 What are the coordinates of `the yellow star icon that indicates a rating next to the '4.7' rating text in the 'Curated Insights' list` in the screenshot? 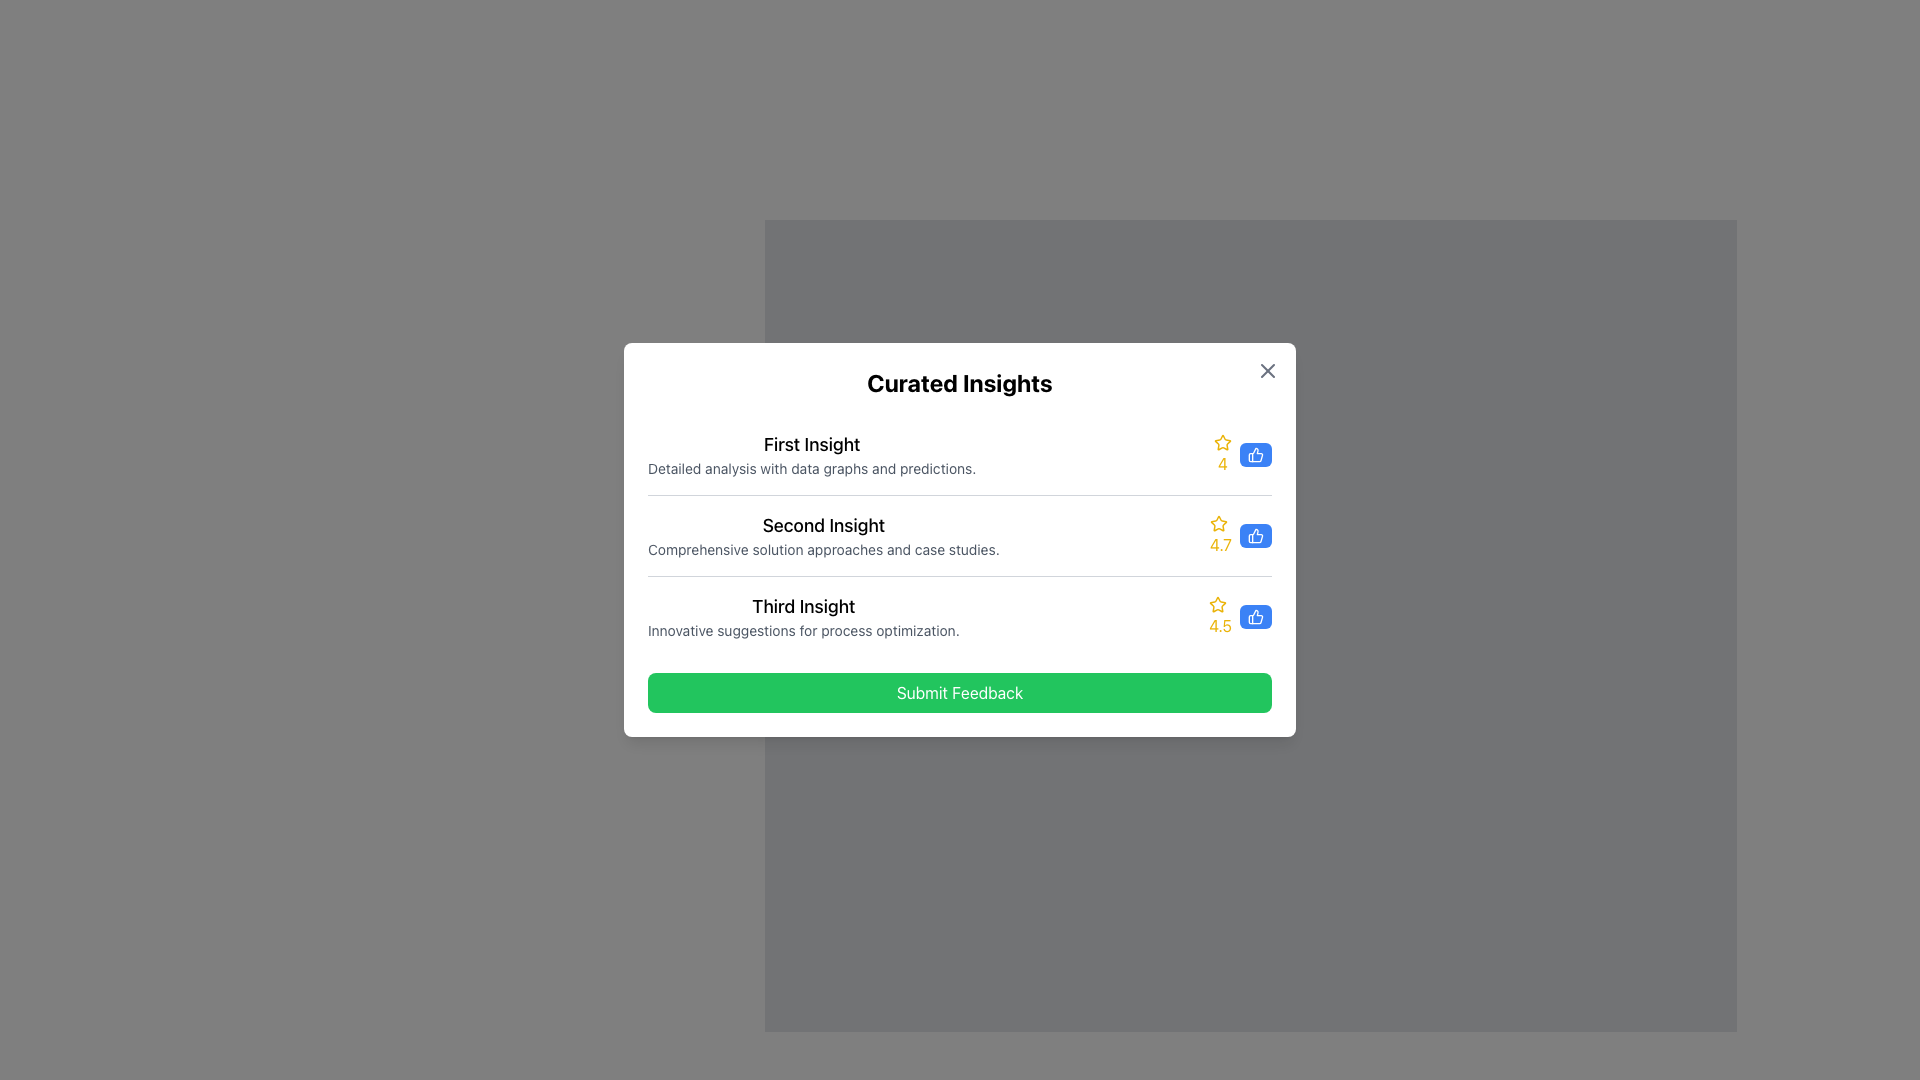 It's located at (1217, 523).